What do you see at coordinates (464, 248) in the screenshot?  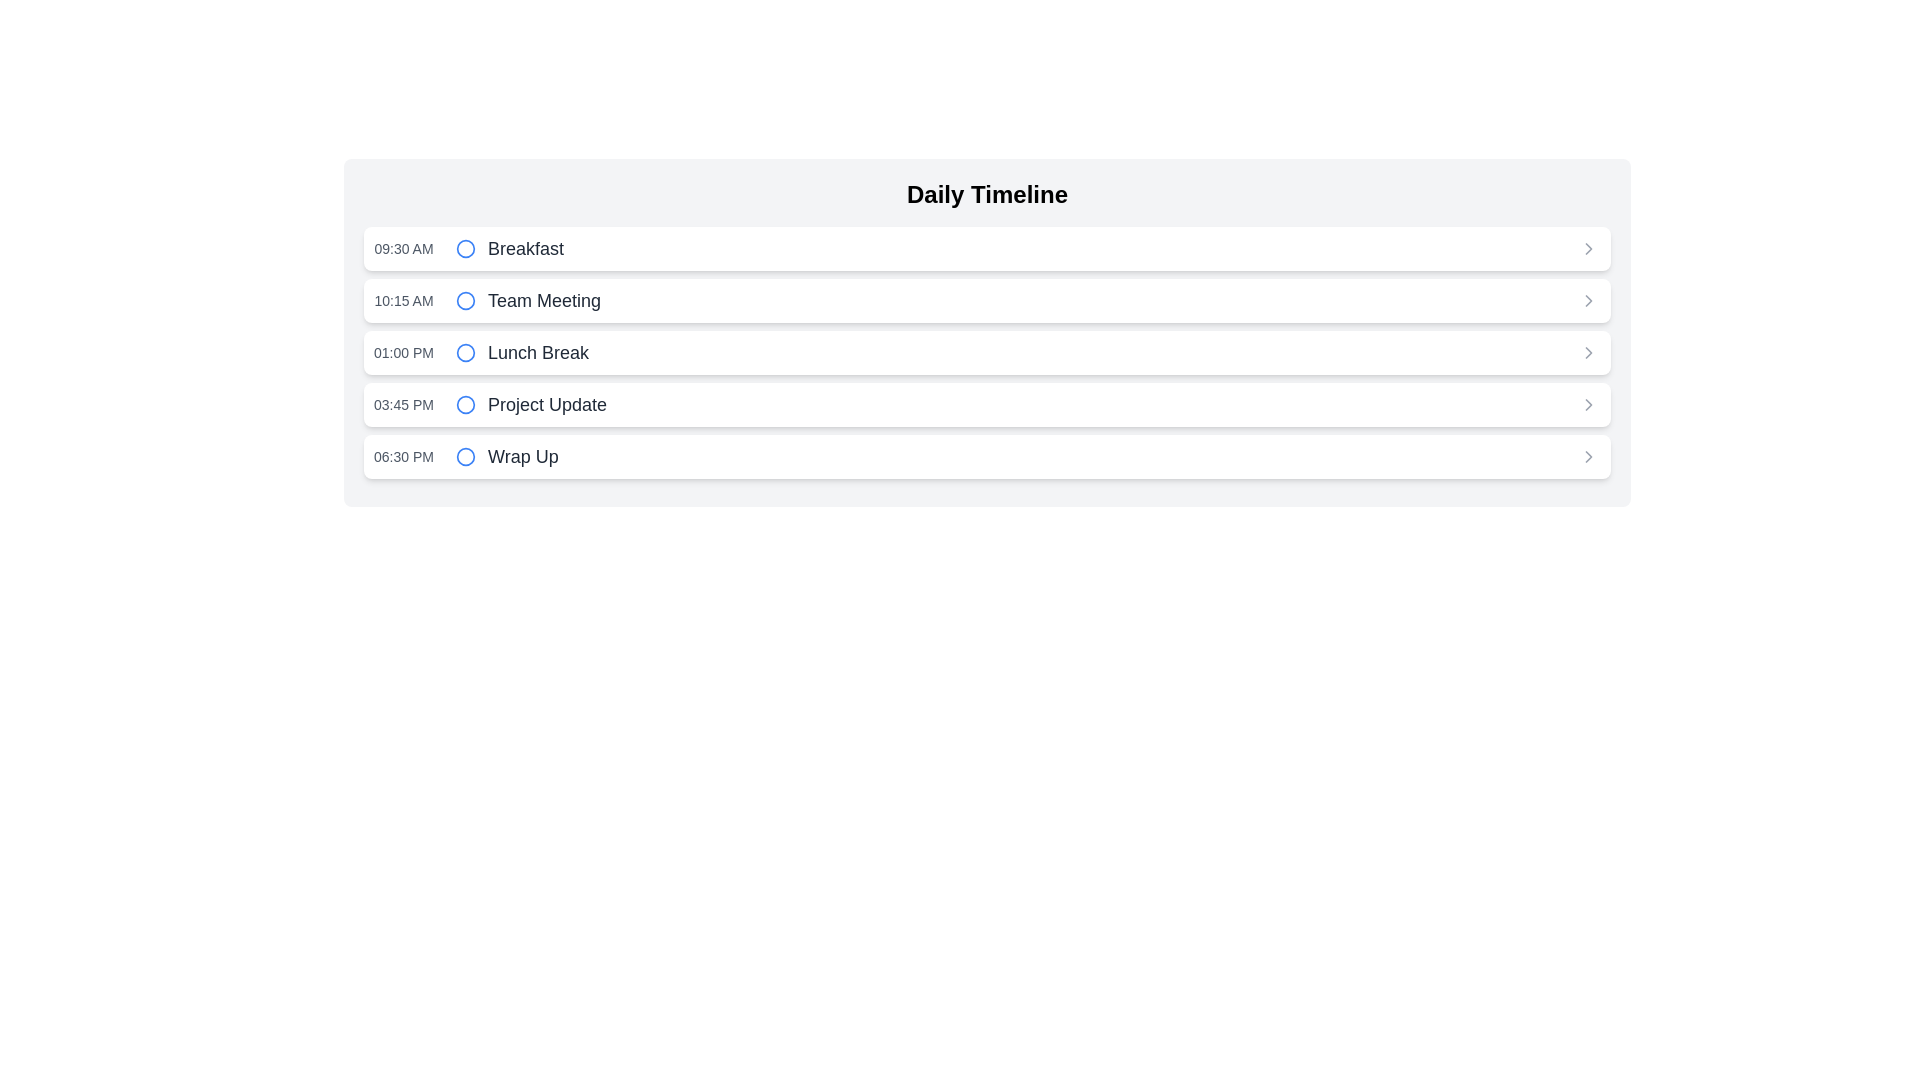 I see `the visual indicator icon related to the 'Breakfast' entry in the timeline` at bounding box center [464, 248].